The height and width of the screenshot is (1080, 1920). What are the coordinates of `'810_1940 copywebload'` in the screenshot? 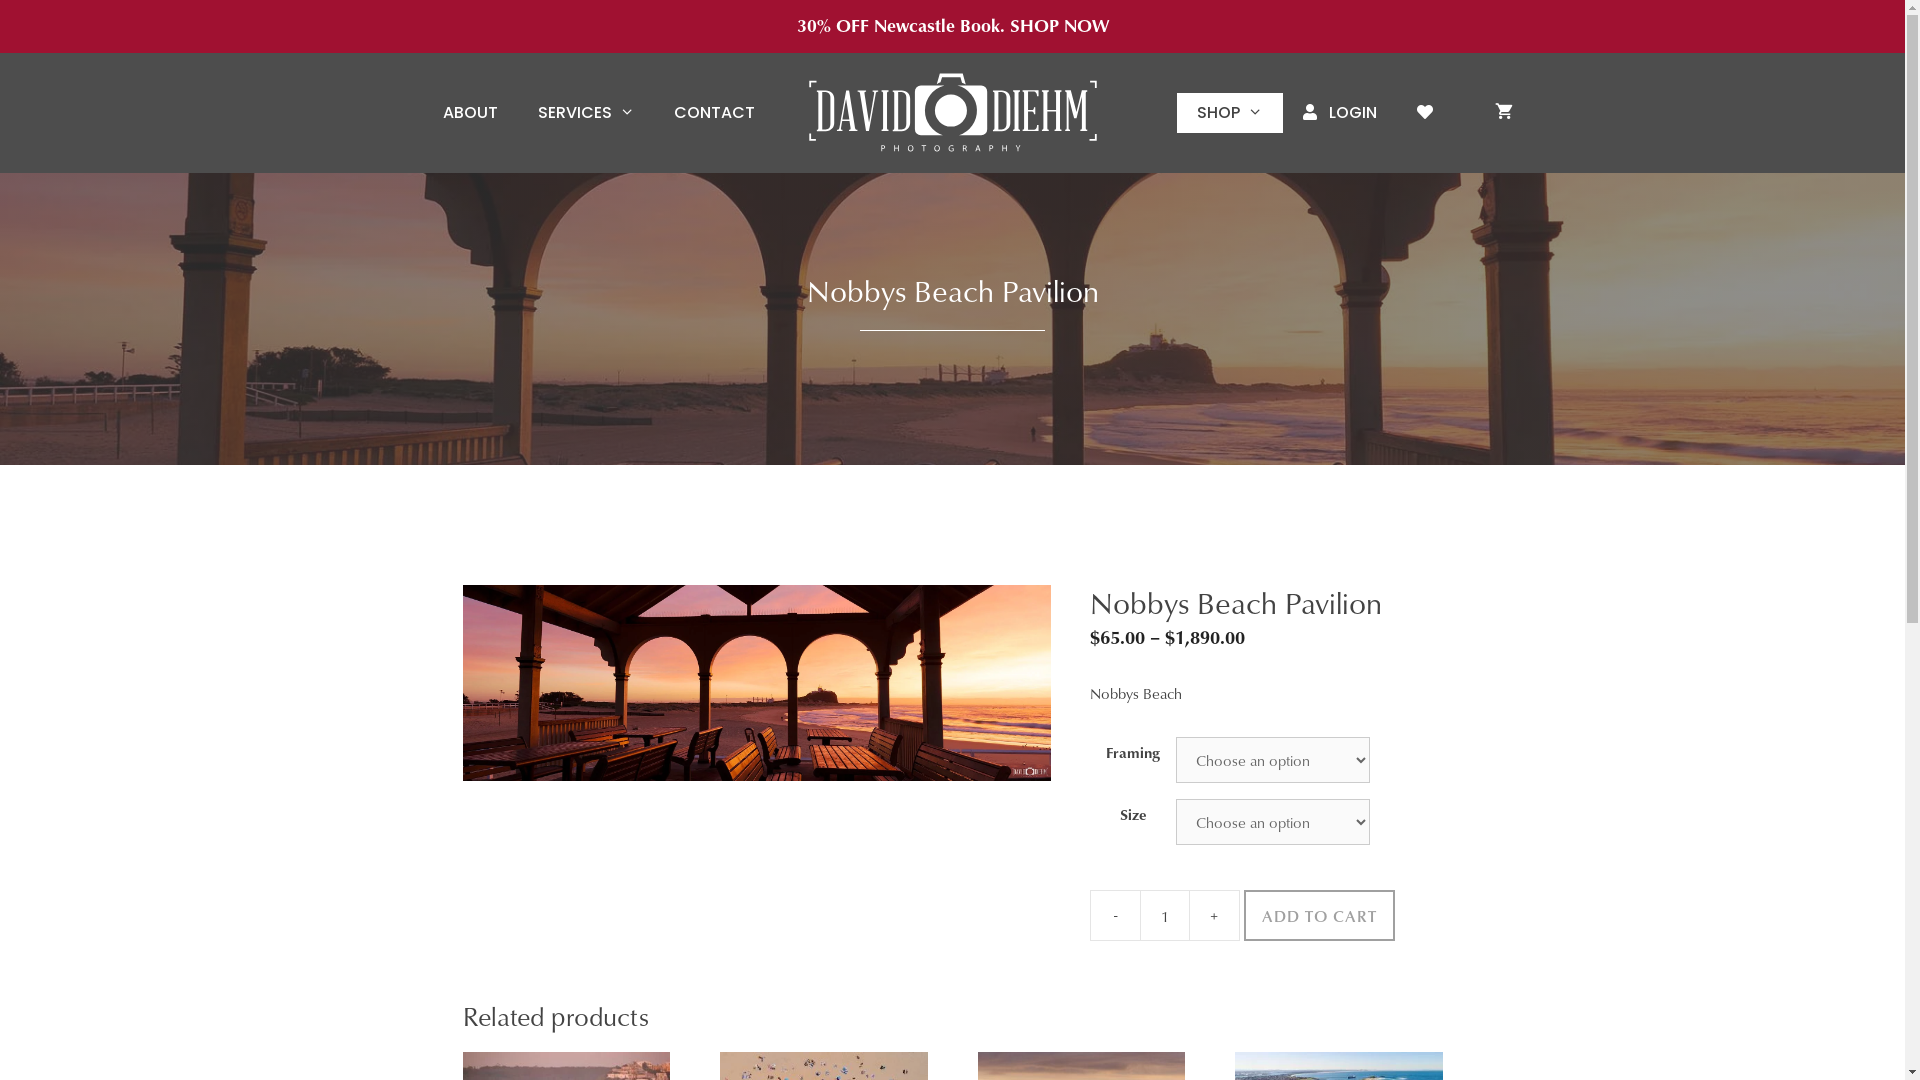 It's located at (754, 681).